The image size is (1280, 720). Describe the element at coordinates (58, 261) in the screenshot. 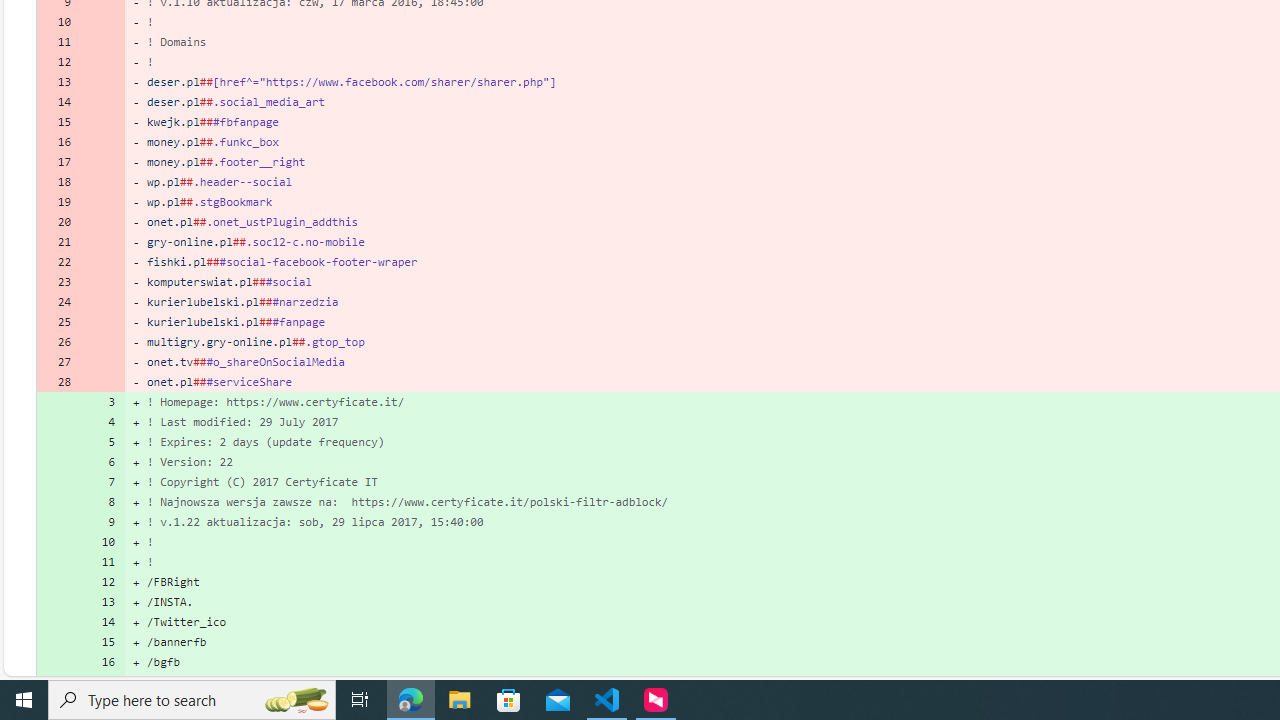

I see `'22'` at that location.